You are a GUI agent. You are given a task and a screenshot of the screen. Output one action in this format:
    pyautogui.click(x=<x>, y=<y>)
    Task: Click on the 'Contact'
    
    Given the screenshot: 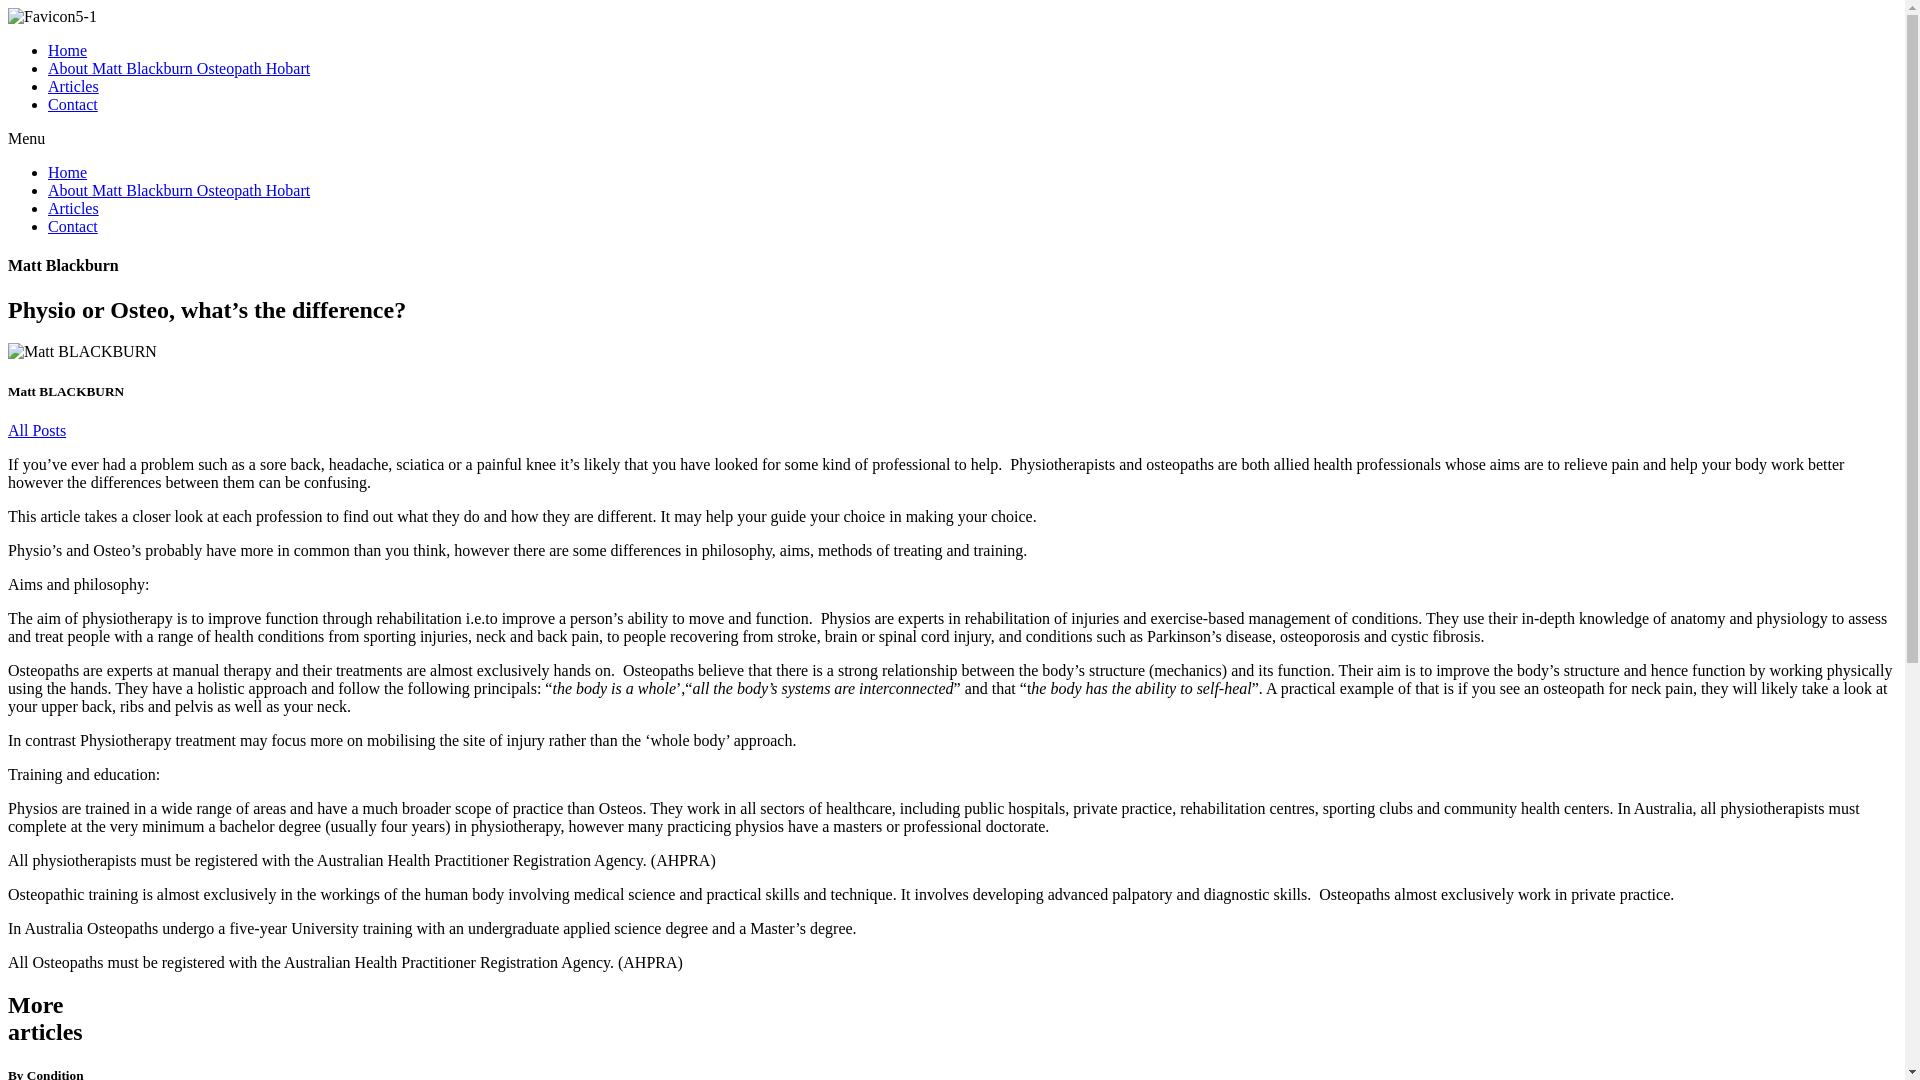 What is the action you would take?
    pyautogui.click(x=72, y=104)
    